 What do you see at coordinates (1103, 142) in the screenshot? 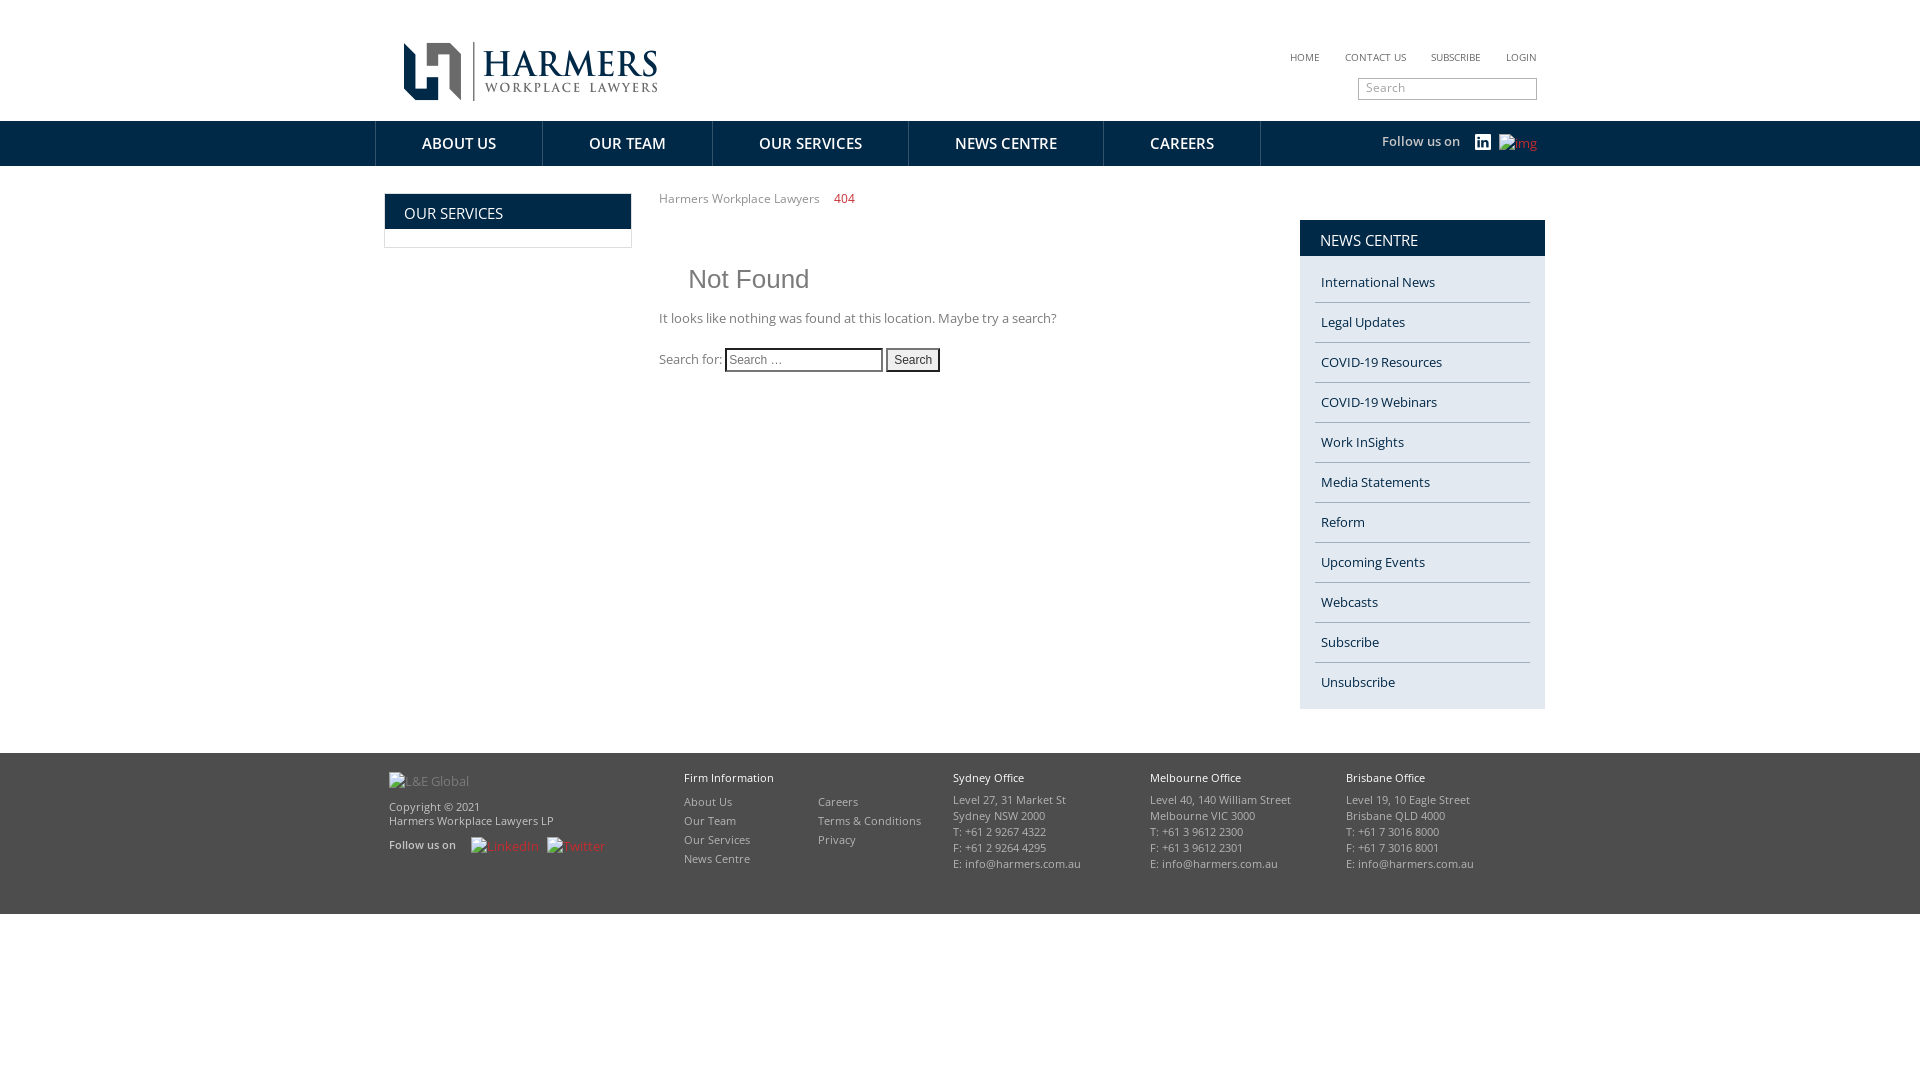
I see `'CAREERS'` at bounding box center [1103, 142].